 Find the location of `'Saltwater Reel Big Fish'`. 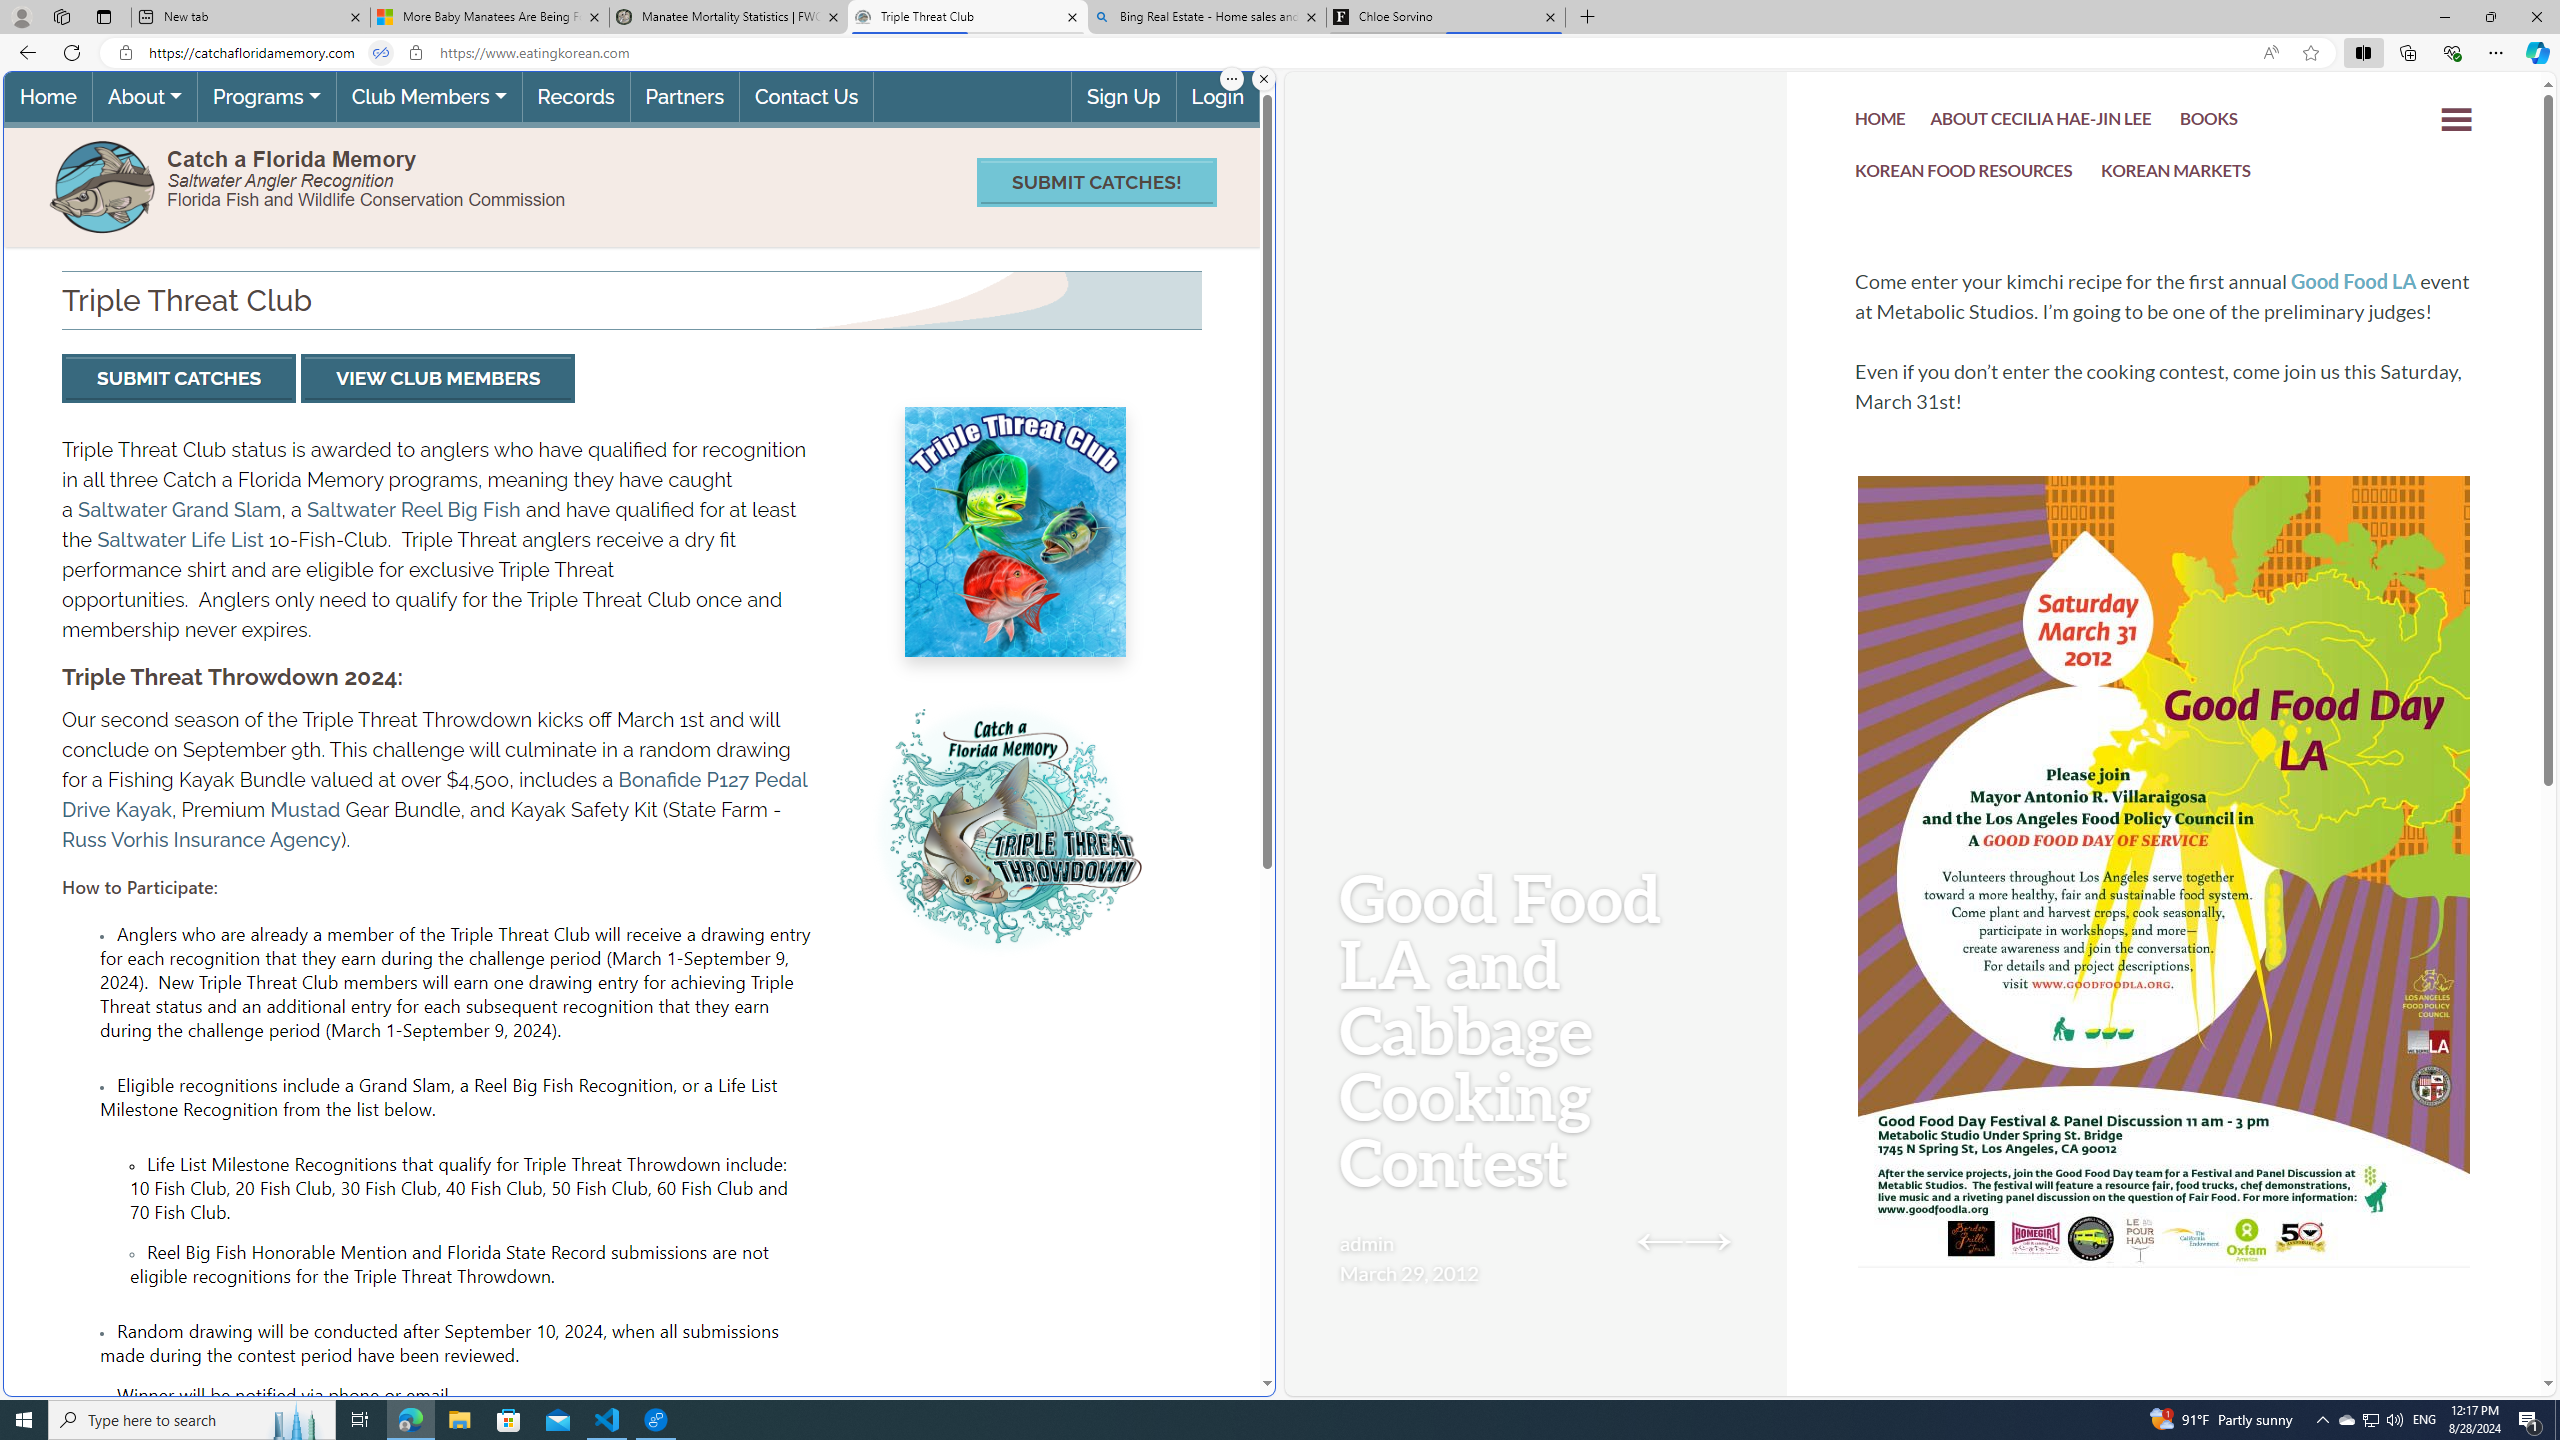

'Saltwater Reel Big Fish' is located at coordinates (413, 509).